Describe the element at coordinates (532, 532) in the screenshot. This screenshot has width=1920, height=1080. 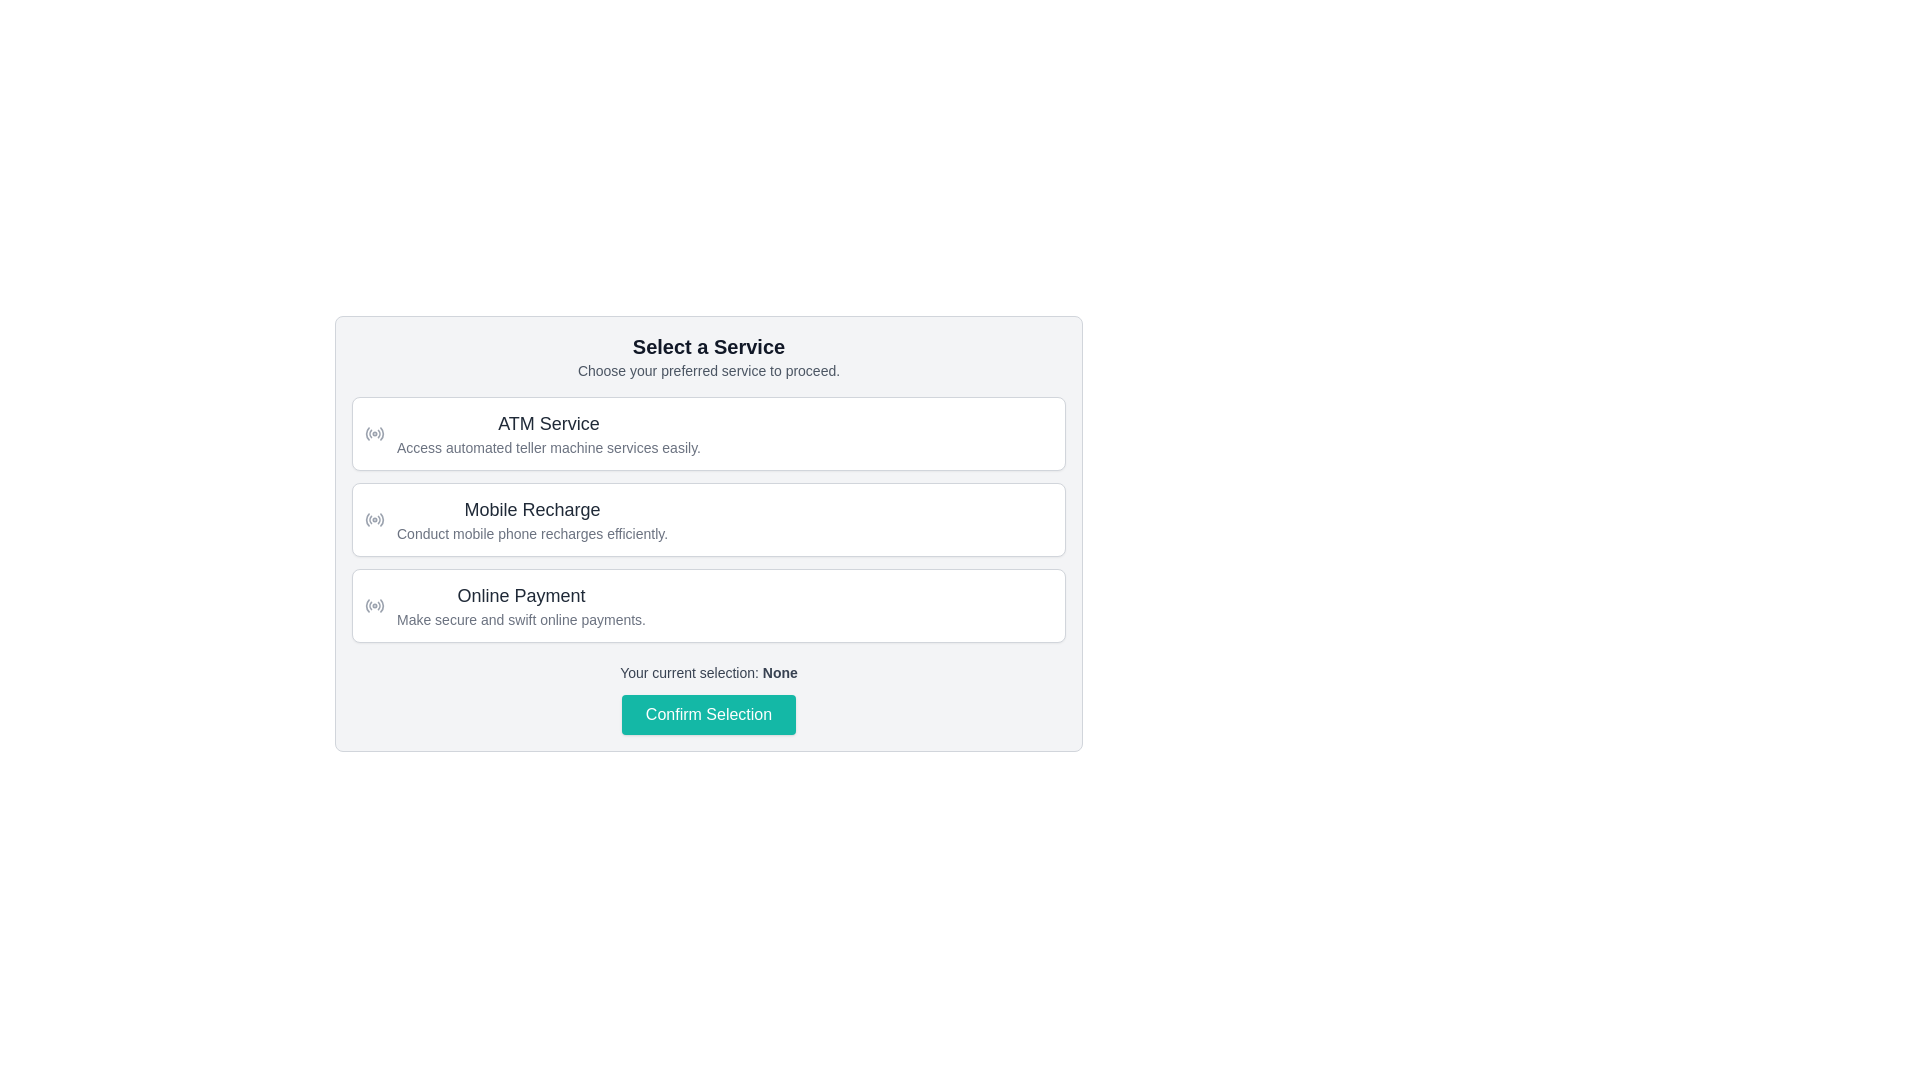
I see `the descriptive text element located below the 'Mobile Recharge' title within the selection card, which provides information about the 'Mobile Recharge' service` at that location.